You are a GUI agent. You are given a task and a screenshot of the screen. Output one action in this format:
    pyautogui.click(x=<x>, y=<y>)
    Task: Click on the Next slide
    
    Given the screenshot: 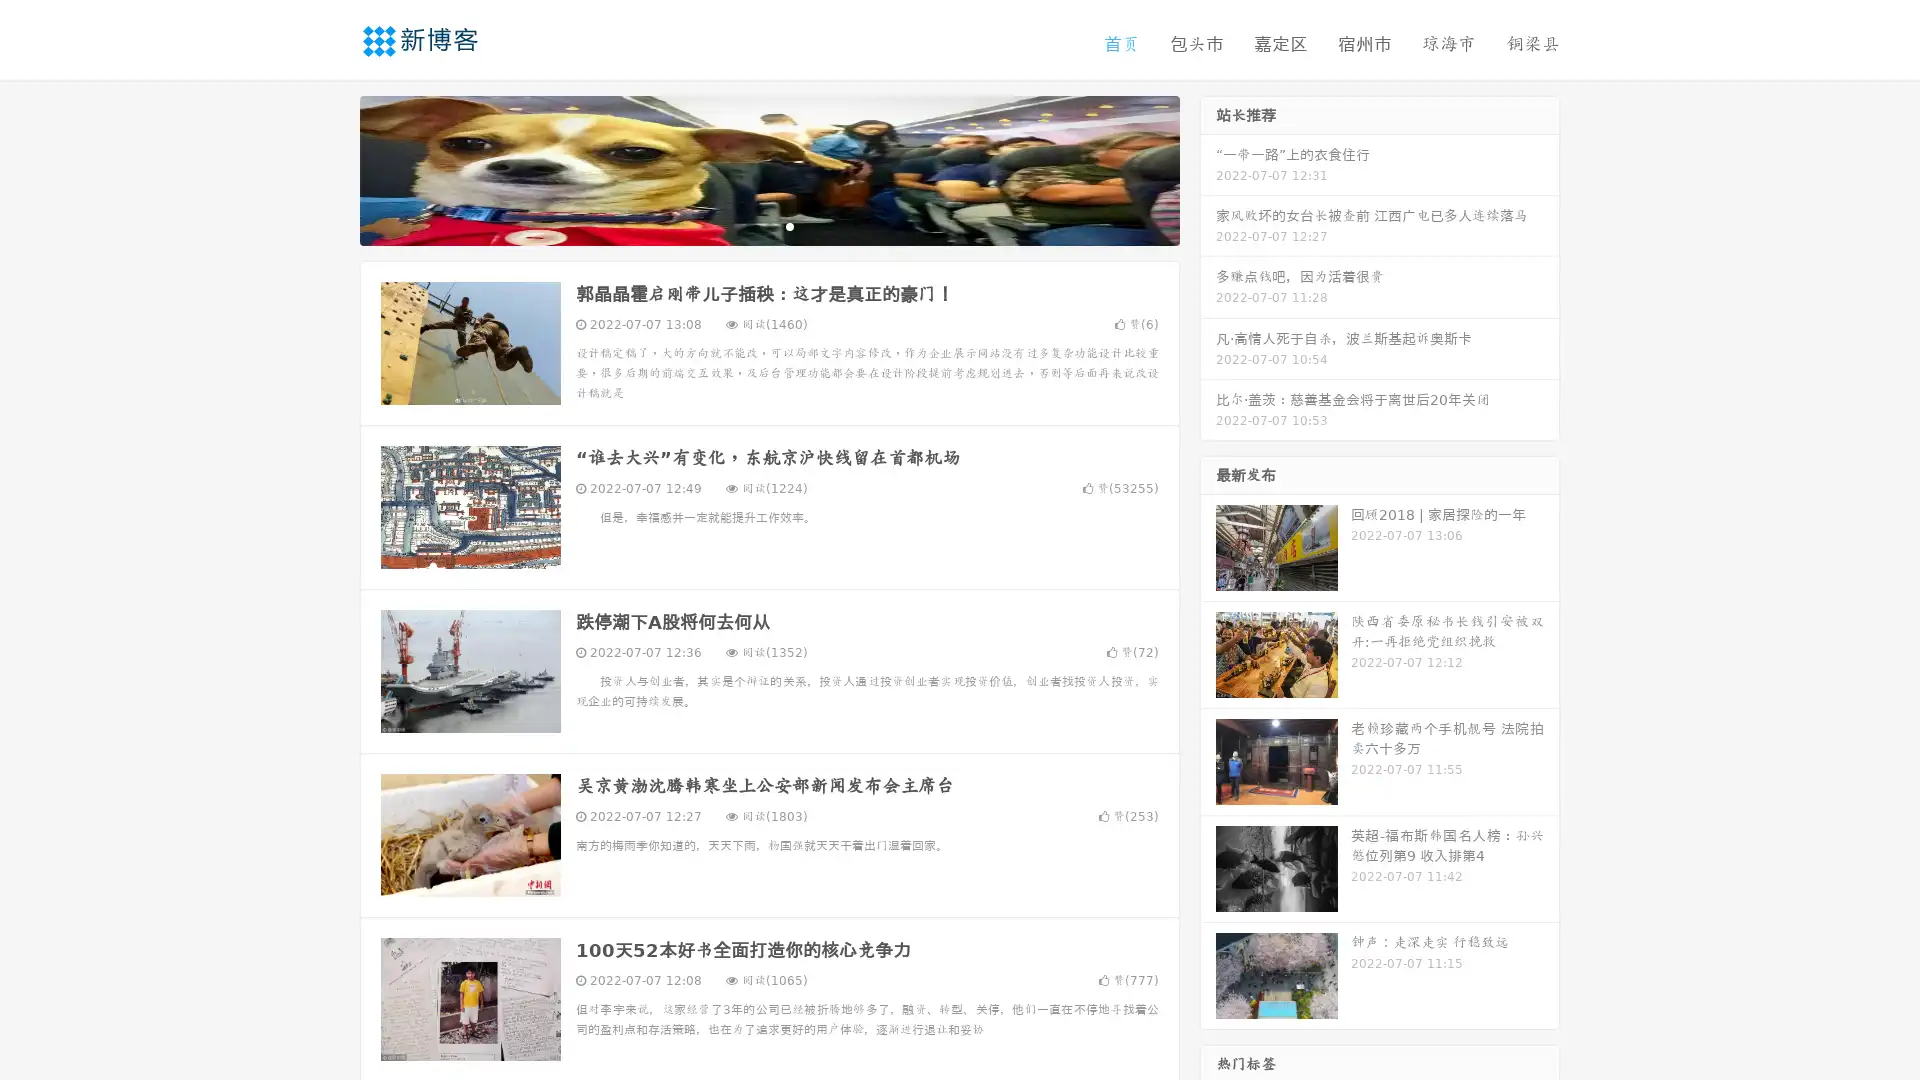 What is the action you would take?
    pyautogui.click(x=1208, y=168)
    